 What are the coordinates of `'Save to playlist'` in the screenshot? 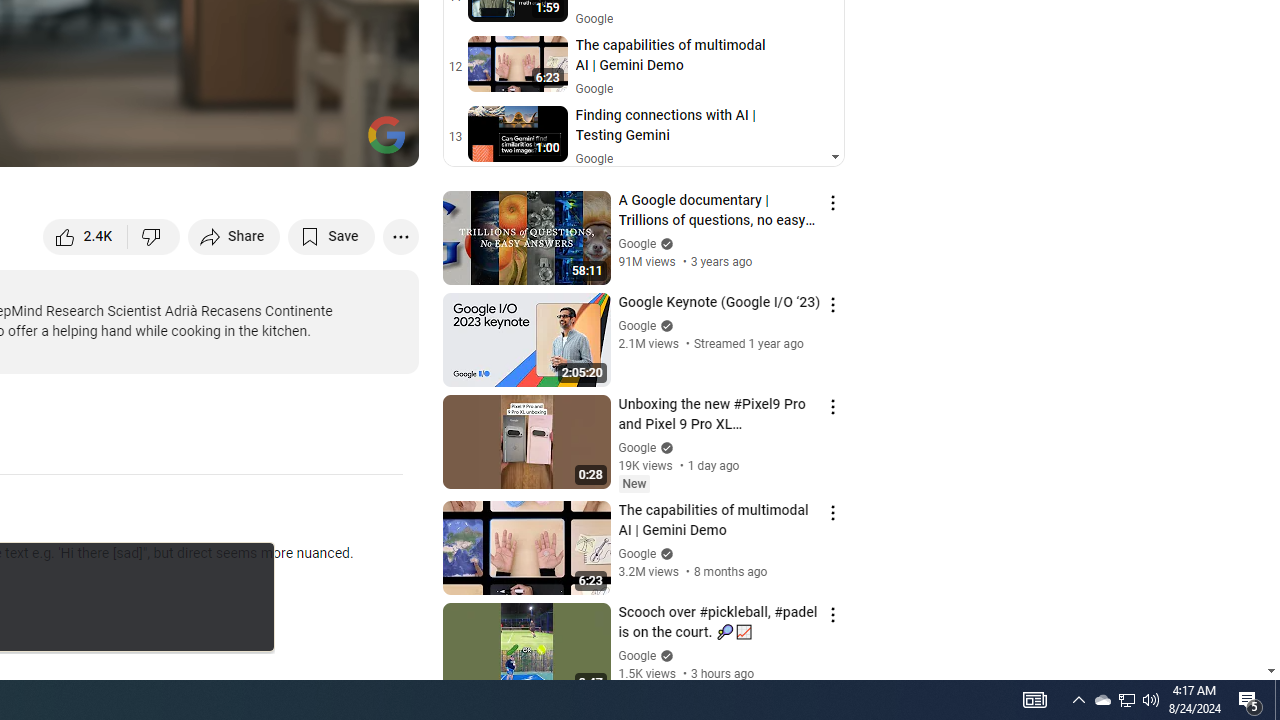 It's located at (331, 235).